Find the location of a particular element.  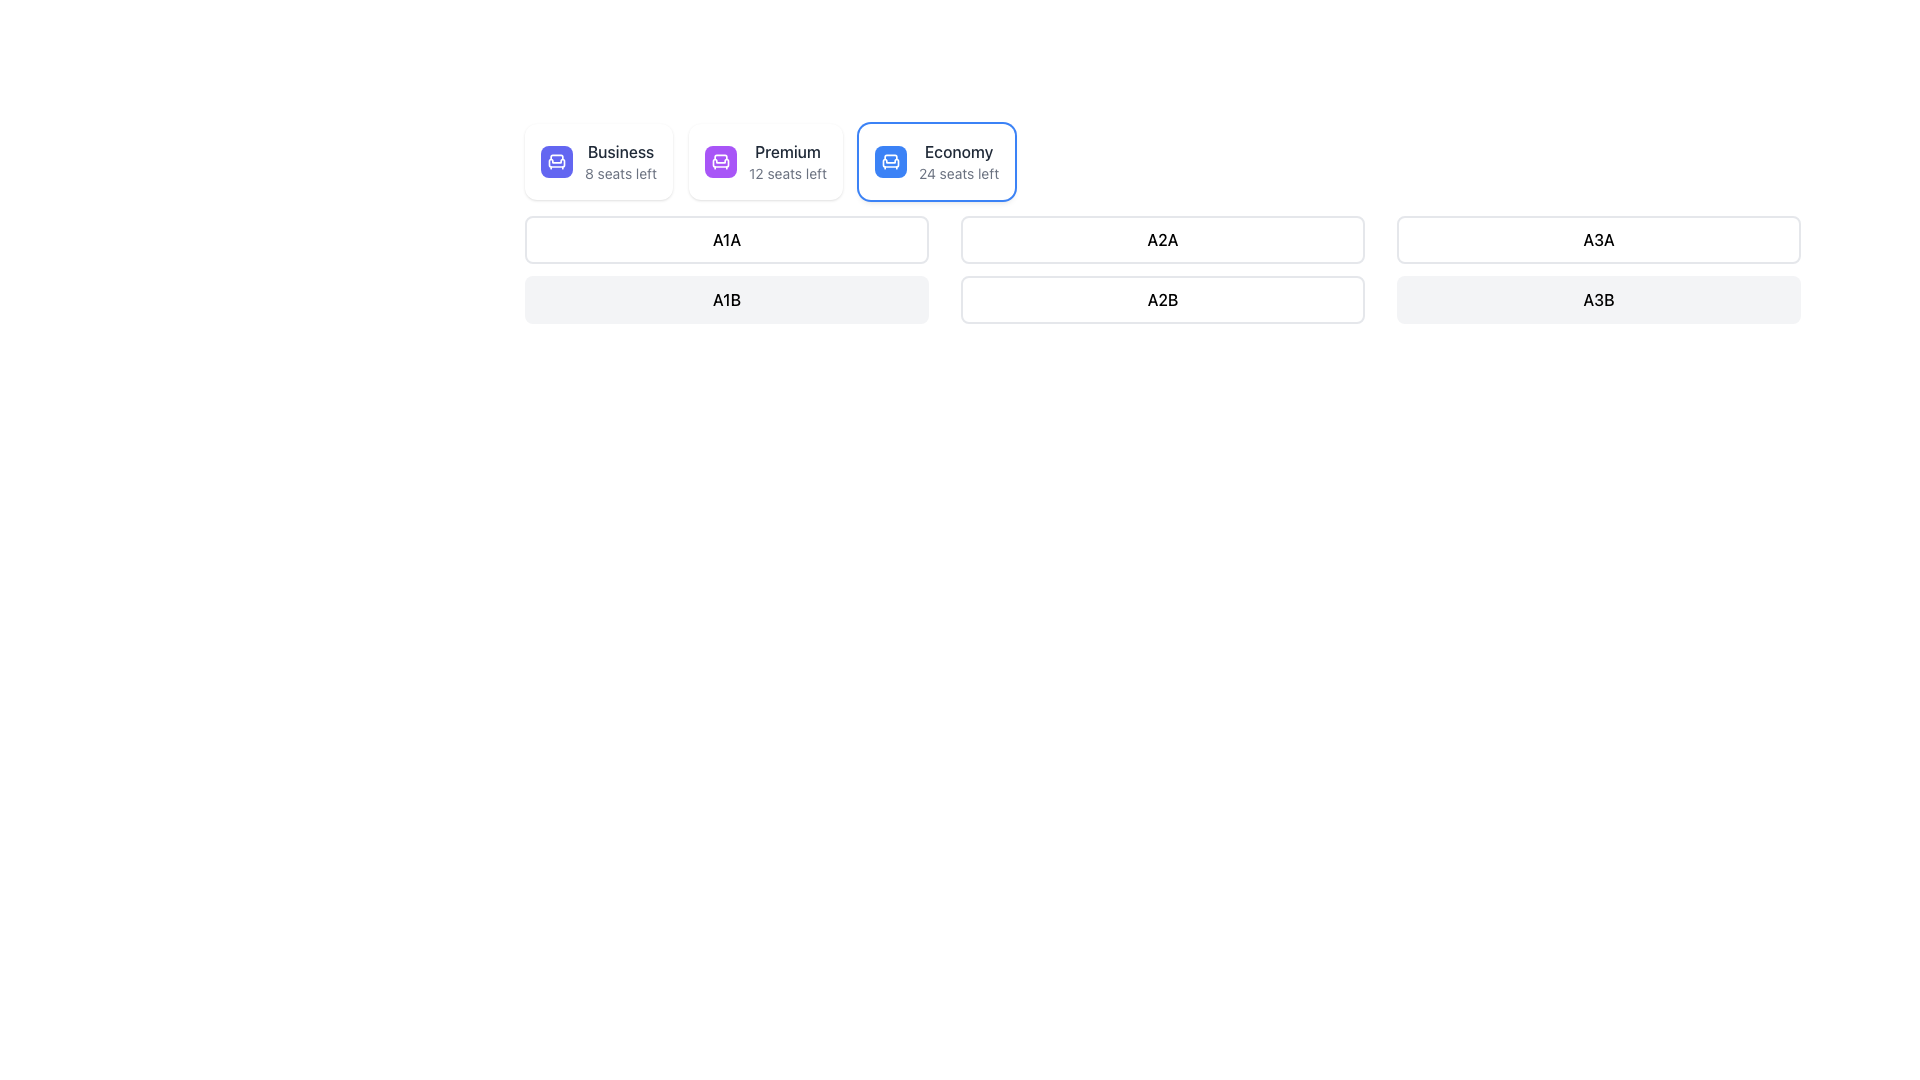

the Icon Button with a rounded indigo square containing a white armchair icon, positioned above the 'Business' label stating '8 seats left' is located at coordinates (556, 161).